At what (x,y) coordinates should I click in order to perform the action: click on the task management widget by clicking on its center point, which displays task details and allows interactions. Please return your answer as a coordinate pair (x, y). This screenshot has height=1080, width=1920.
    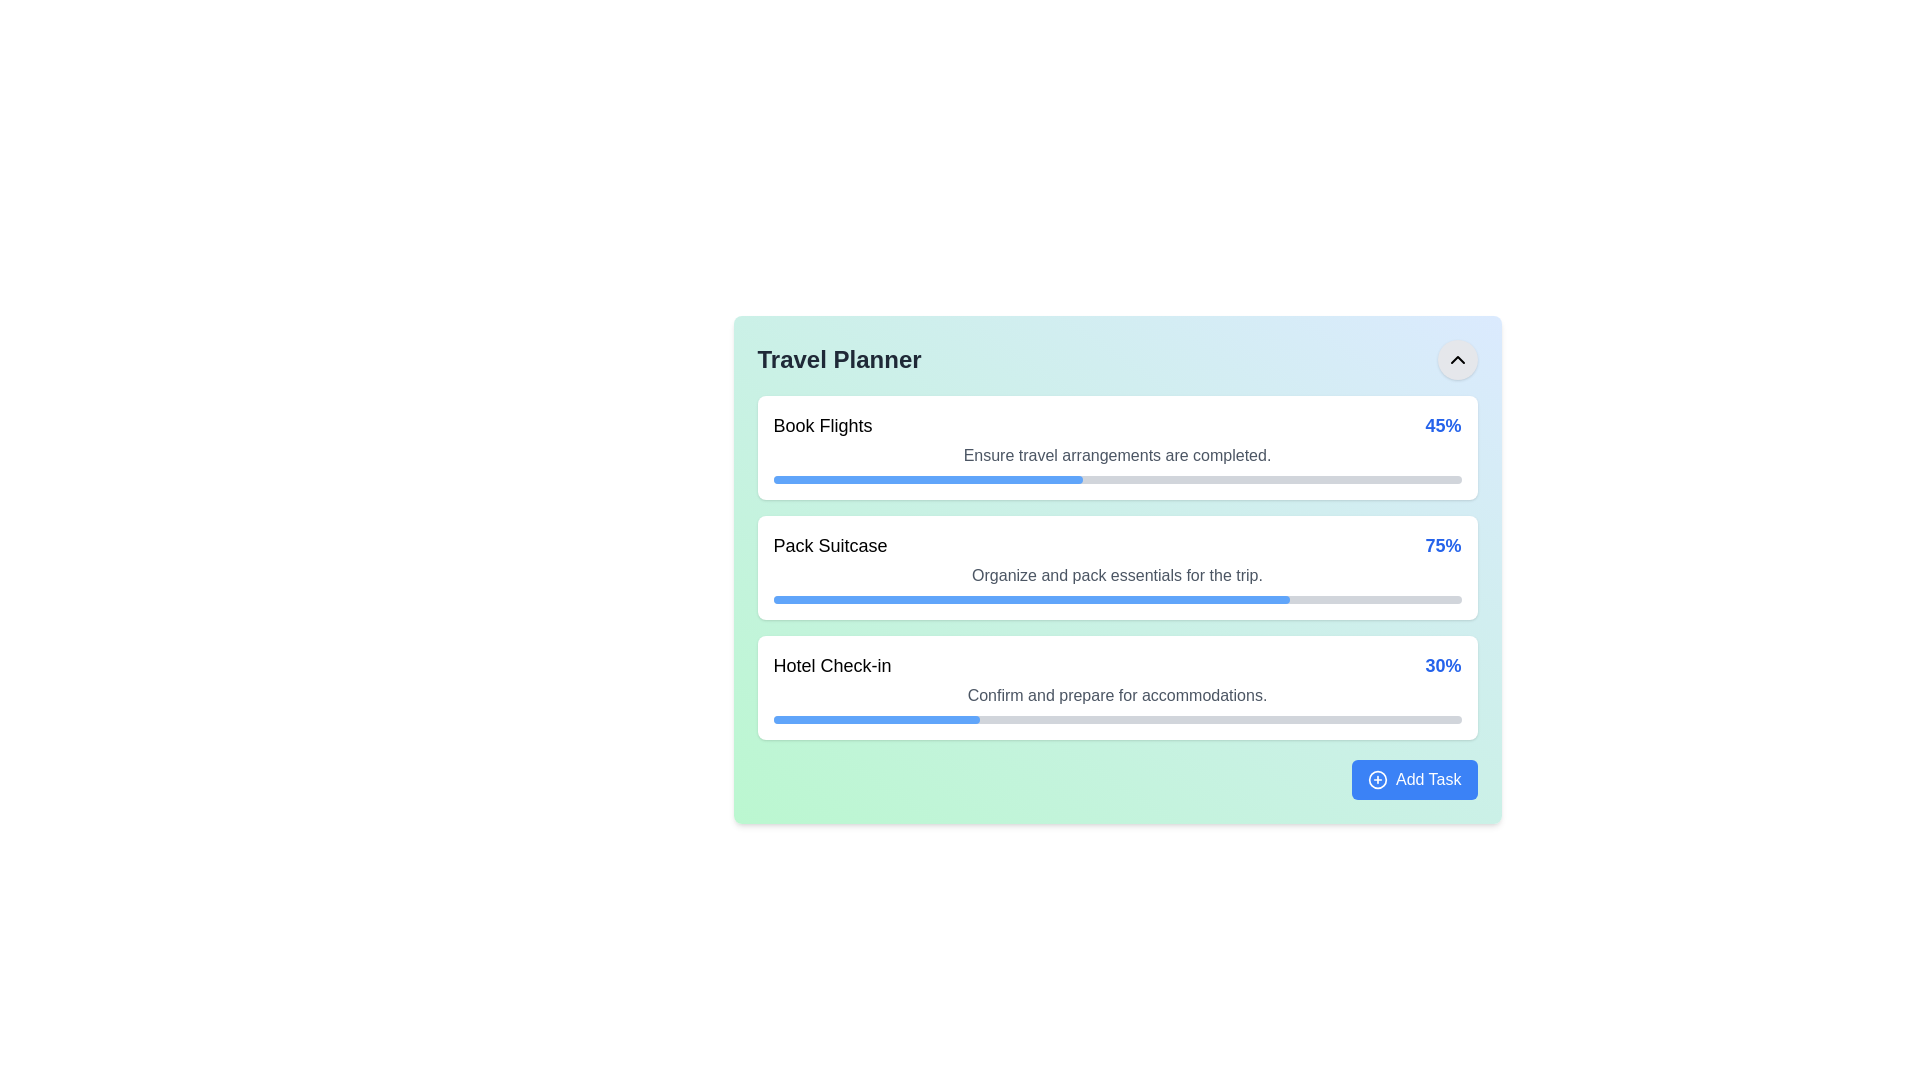
    Looking at the image, I should click on (1116, 570).